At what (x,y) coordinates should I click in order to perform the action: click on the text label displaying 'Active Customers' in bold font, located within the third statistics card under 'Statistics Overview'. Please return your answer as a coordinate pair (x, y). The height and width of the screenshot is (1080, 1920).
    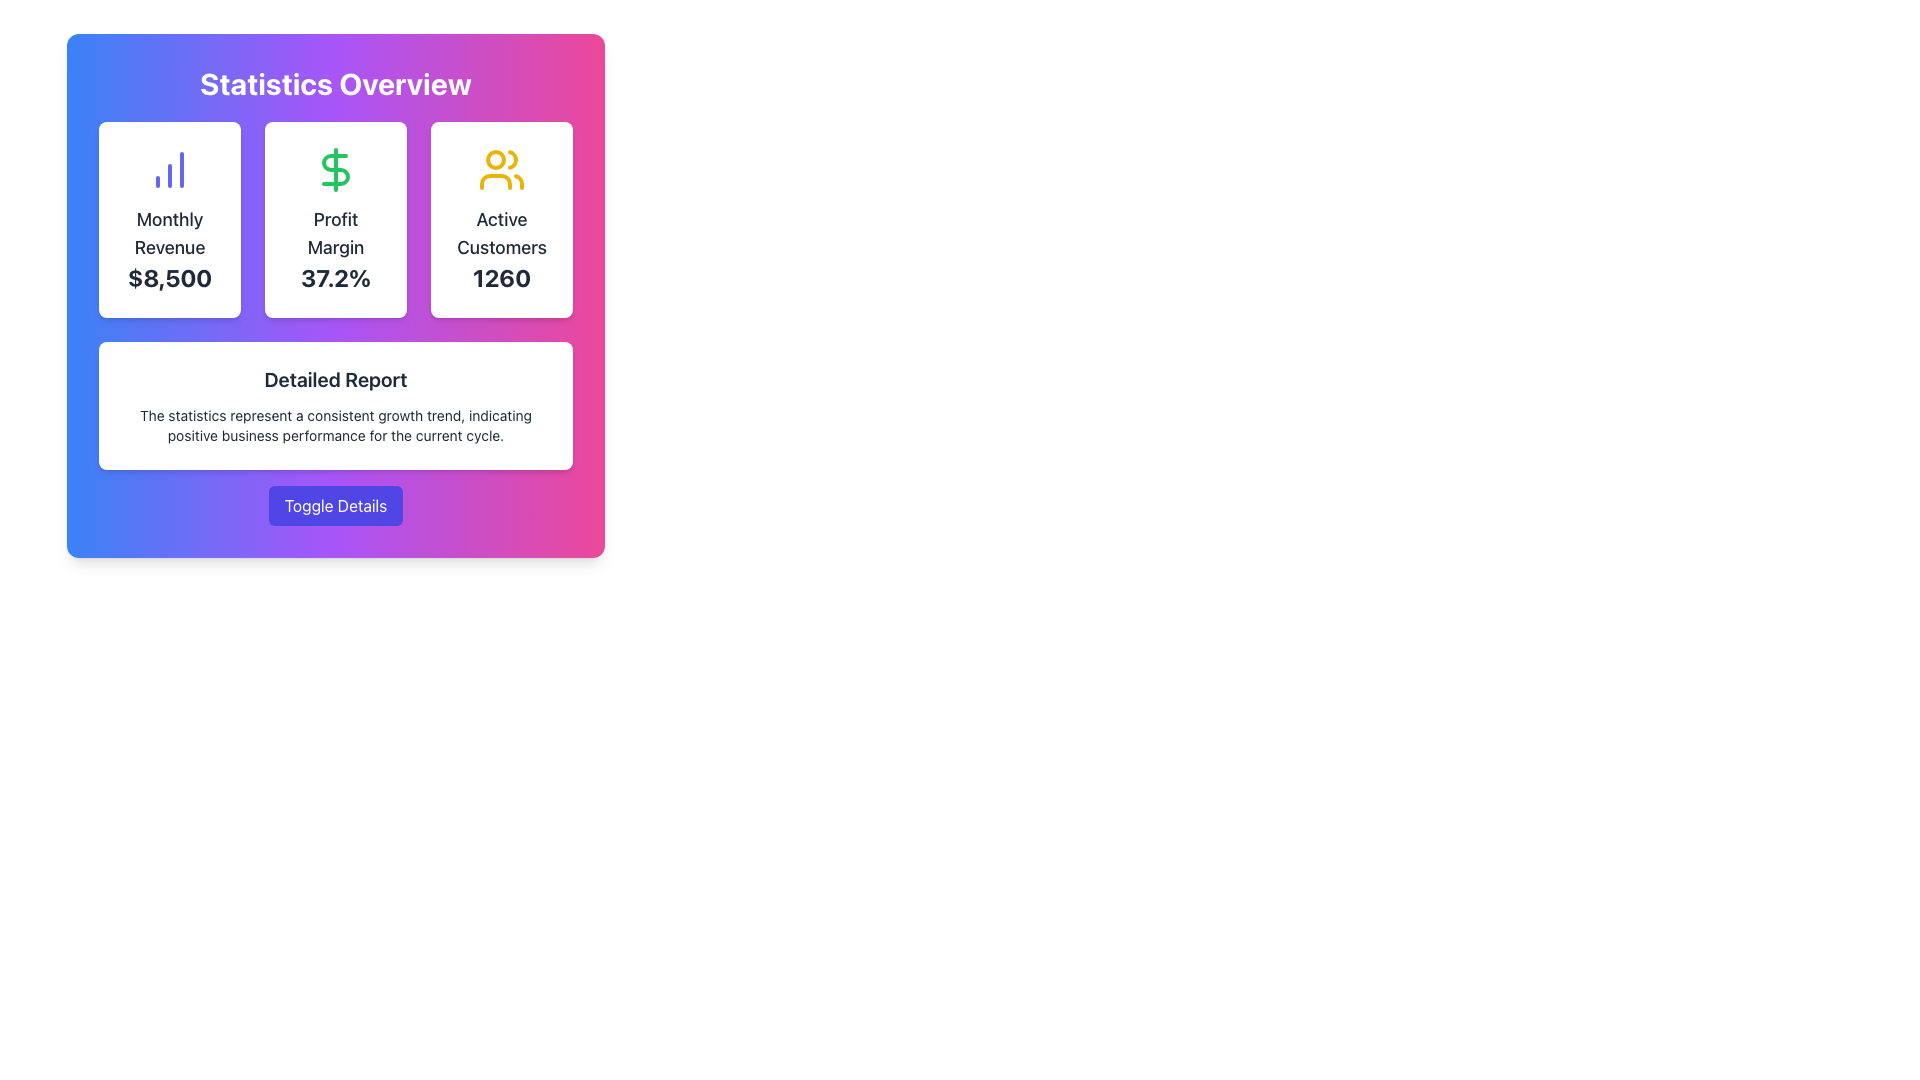
    Looking at the image, I should click on (502, 233).